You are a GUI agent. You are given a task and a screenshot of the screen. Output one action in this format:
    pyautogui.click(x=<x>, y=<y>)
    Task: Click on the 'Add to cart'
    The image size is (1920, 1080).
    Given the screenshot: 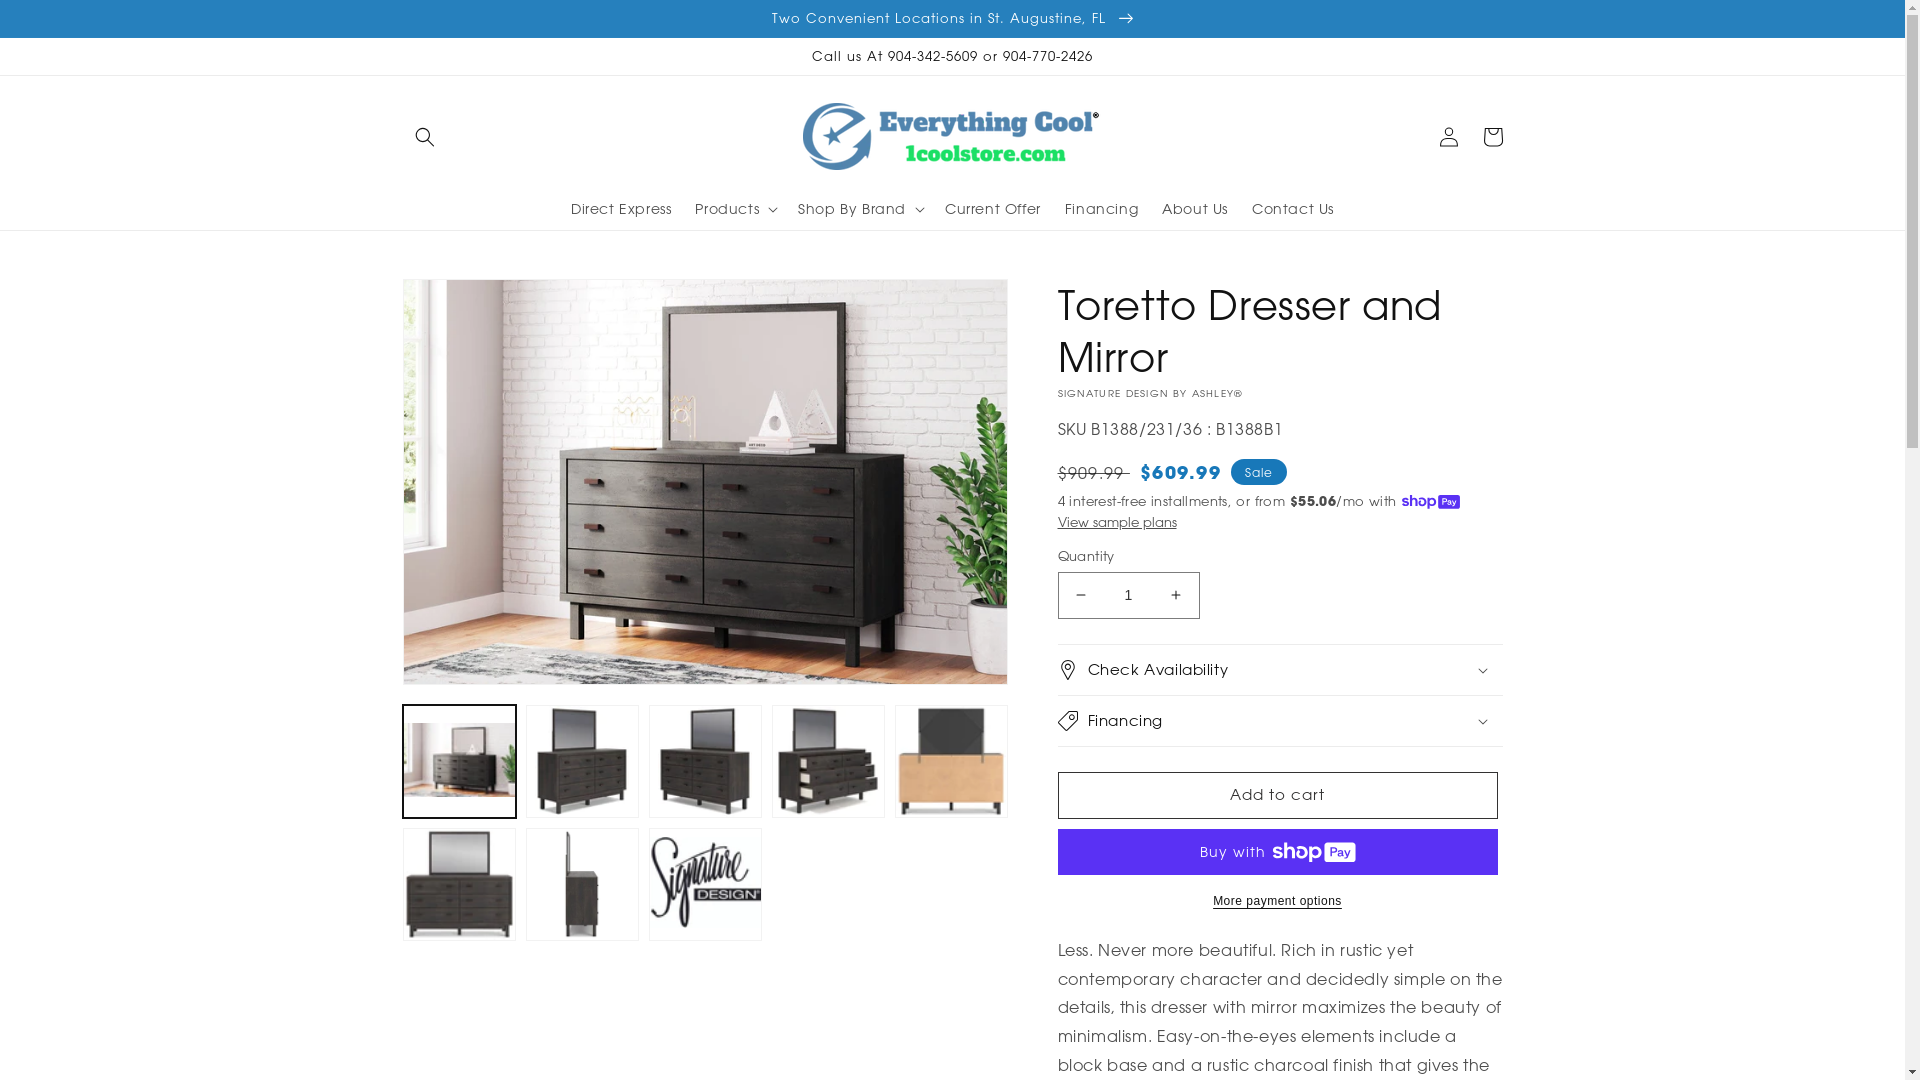 What is the action you would take?
    pyautogui.click(x=1276, y=794)
    